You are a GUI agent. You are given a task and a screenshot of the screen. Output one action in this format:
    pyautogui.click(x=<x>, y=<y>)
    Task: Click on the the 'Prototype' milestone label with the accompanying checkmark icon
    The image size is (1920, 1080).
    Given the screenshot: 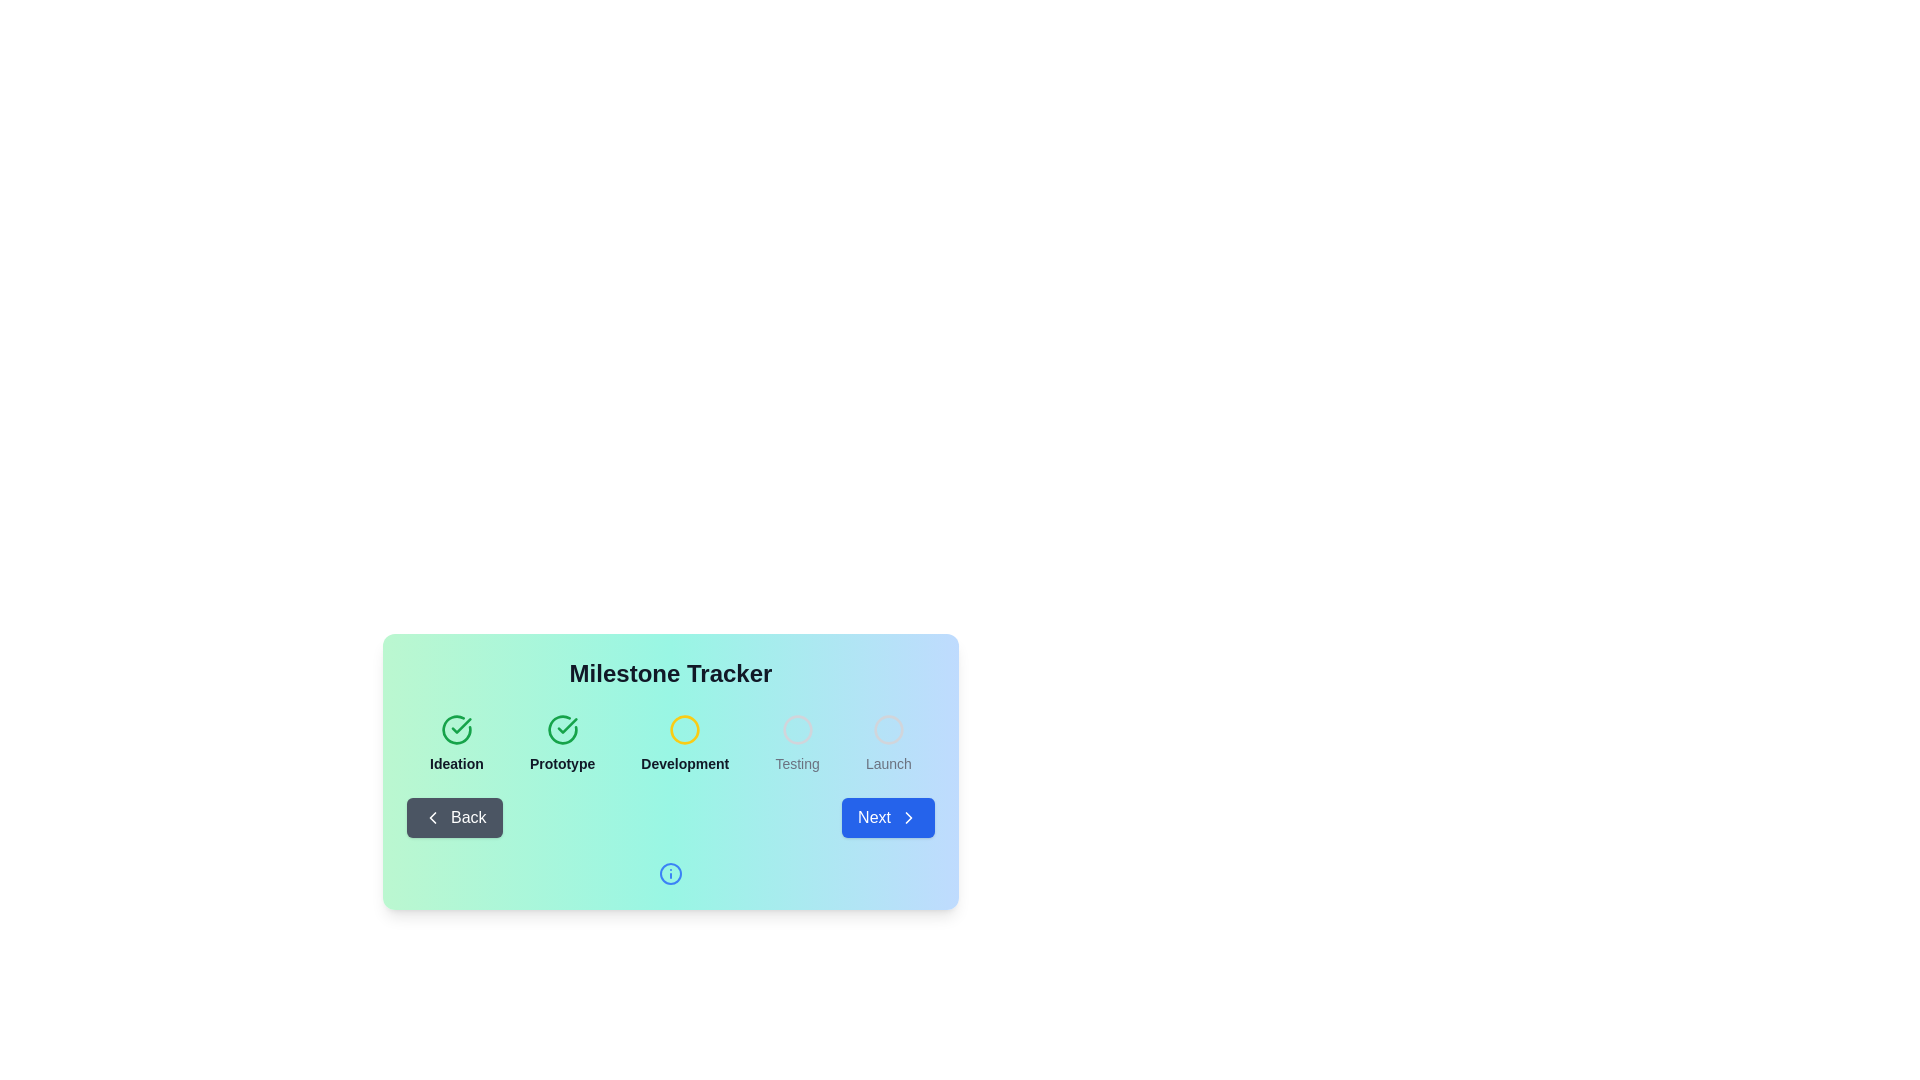 What is the action you would take?
    pyautogui.click(x=561, y=744)
    